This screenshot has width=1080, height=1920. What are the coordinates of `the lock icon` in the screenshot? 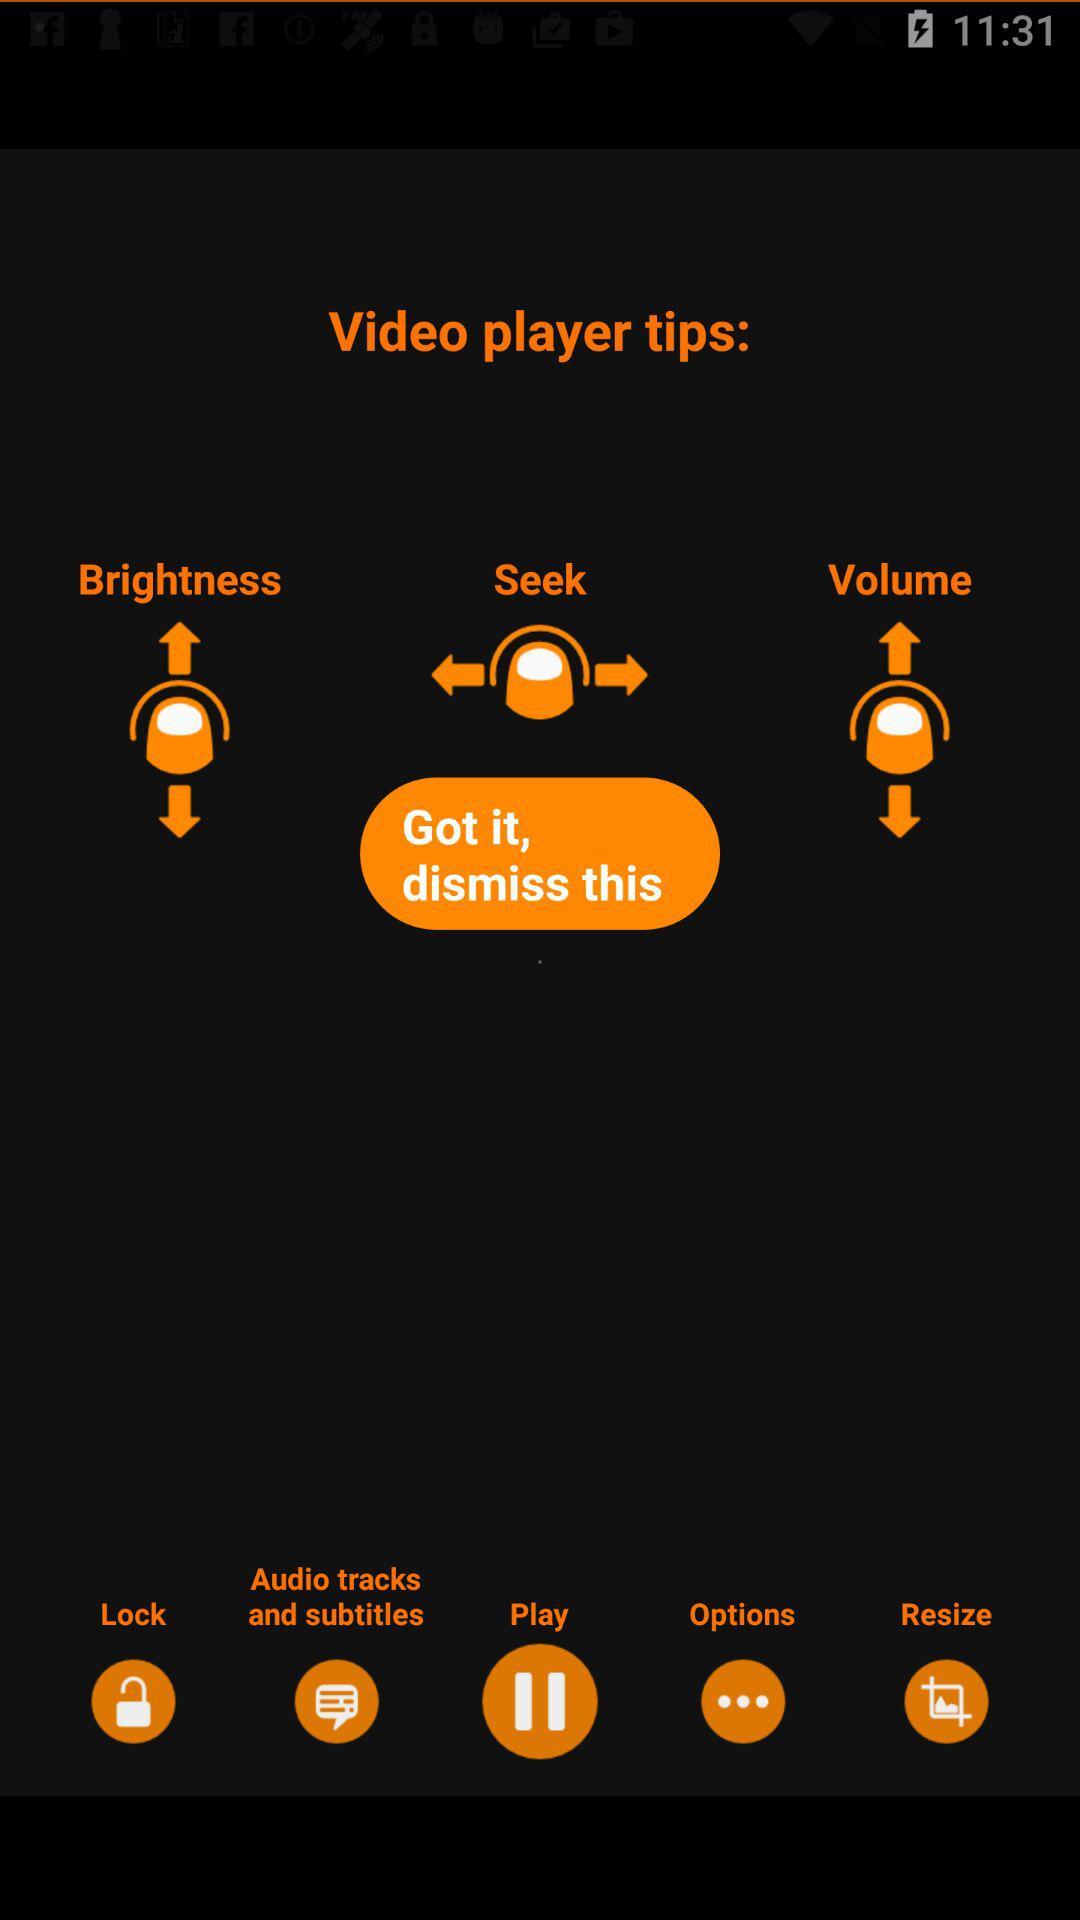 It's located at (133, 1698).